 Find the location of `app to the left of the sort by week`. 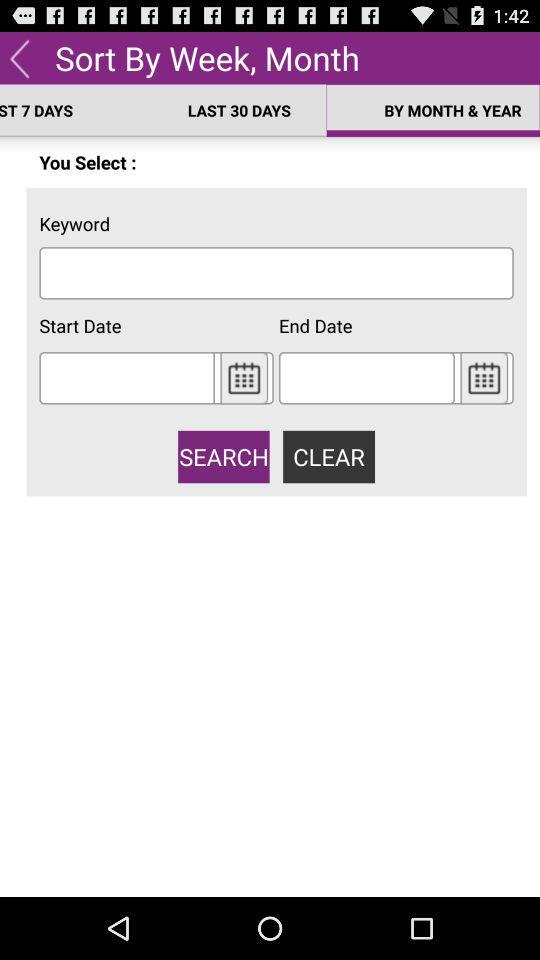

app to the left of the sort by week is located at coordinates (18, 56).